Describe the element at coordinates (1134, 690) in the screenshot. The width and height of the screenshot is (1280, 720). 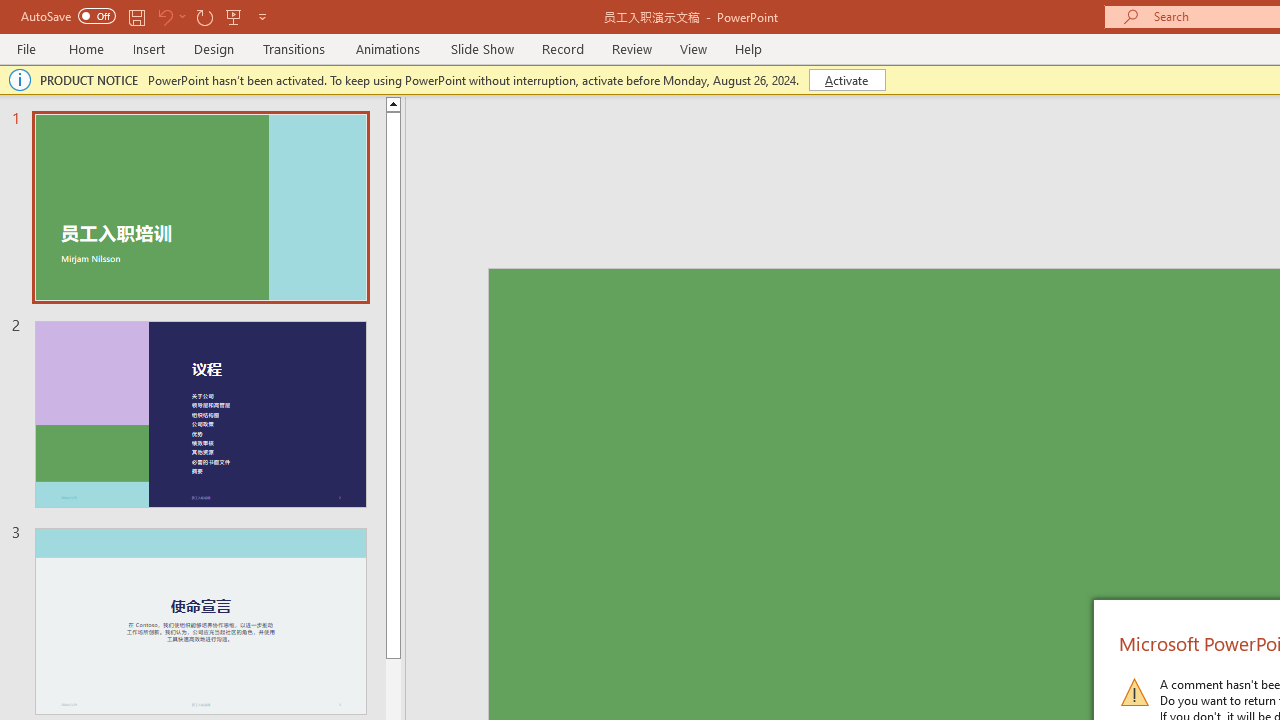
I see `'Warning Icon'` at that location.